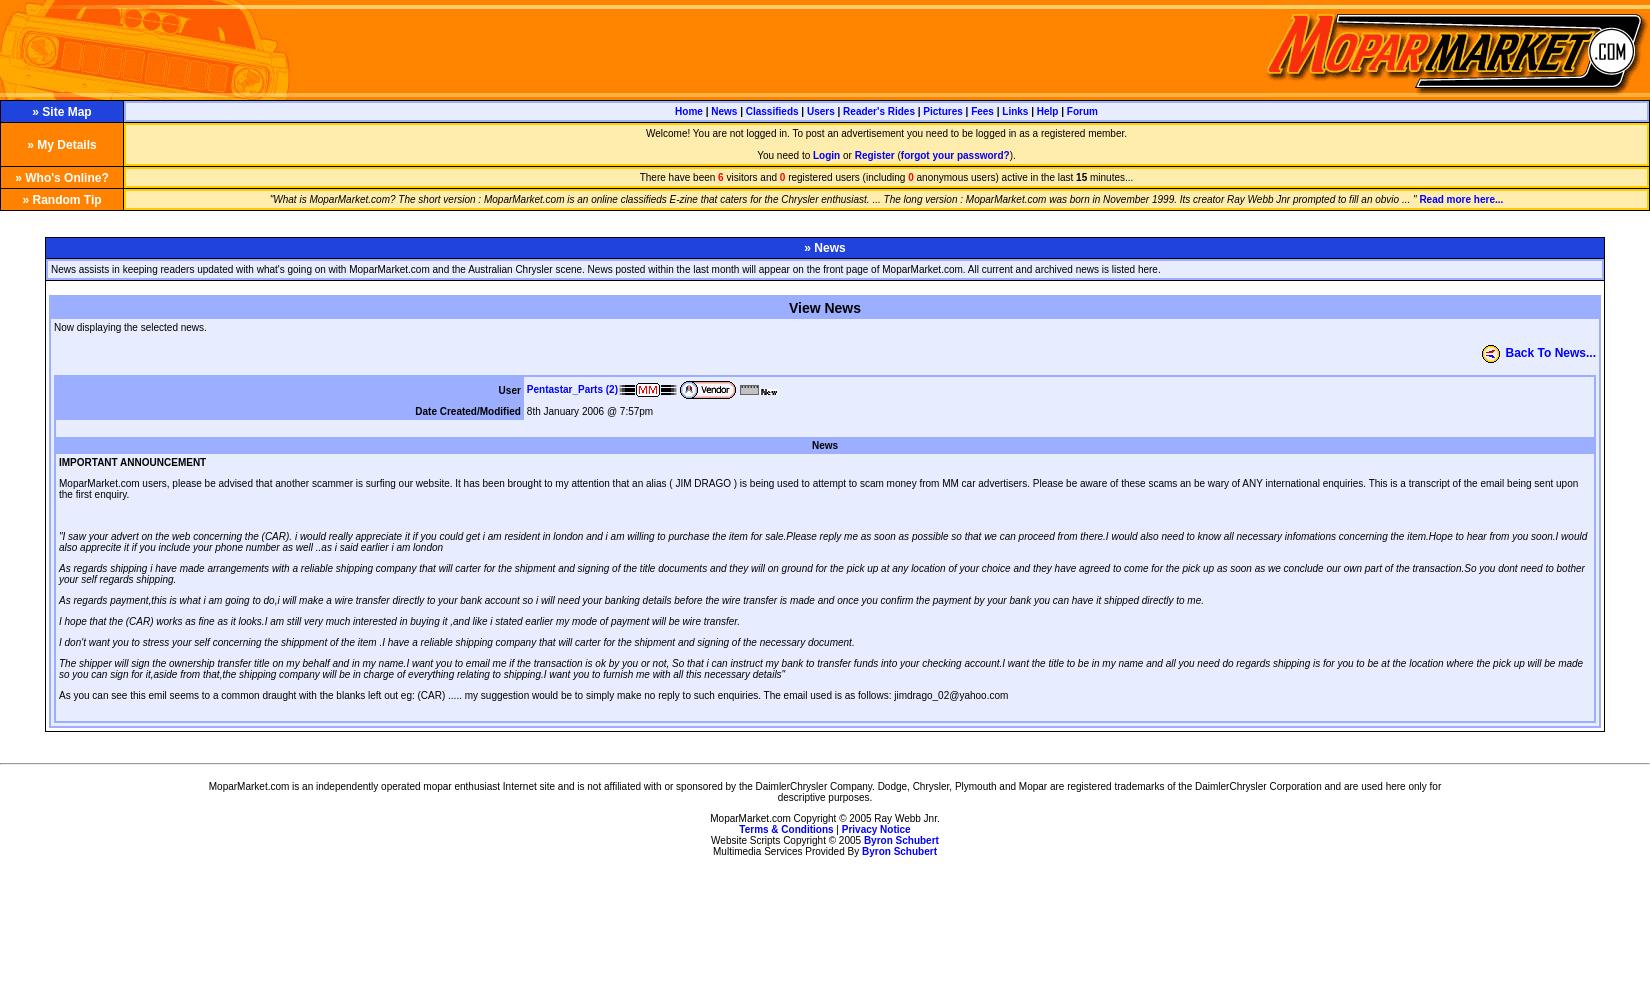  I want to click on 'Fees', so click(982, 110).